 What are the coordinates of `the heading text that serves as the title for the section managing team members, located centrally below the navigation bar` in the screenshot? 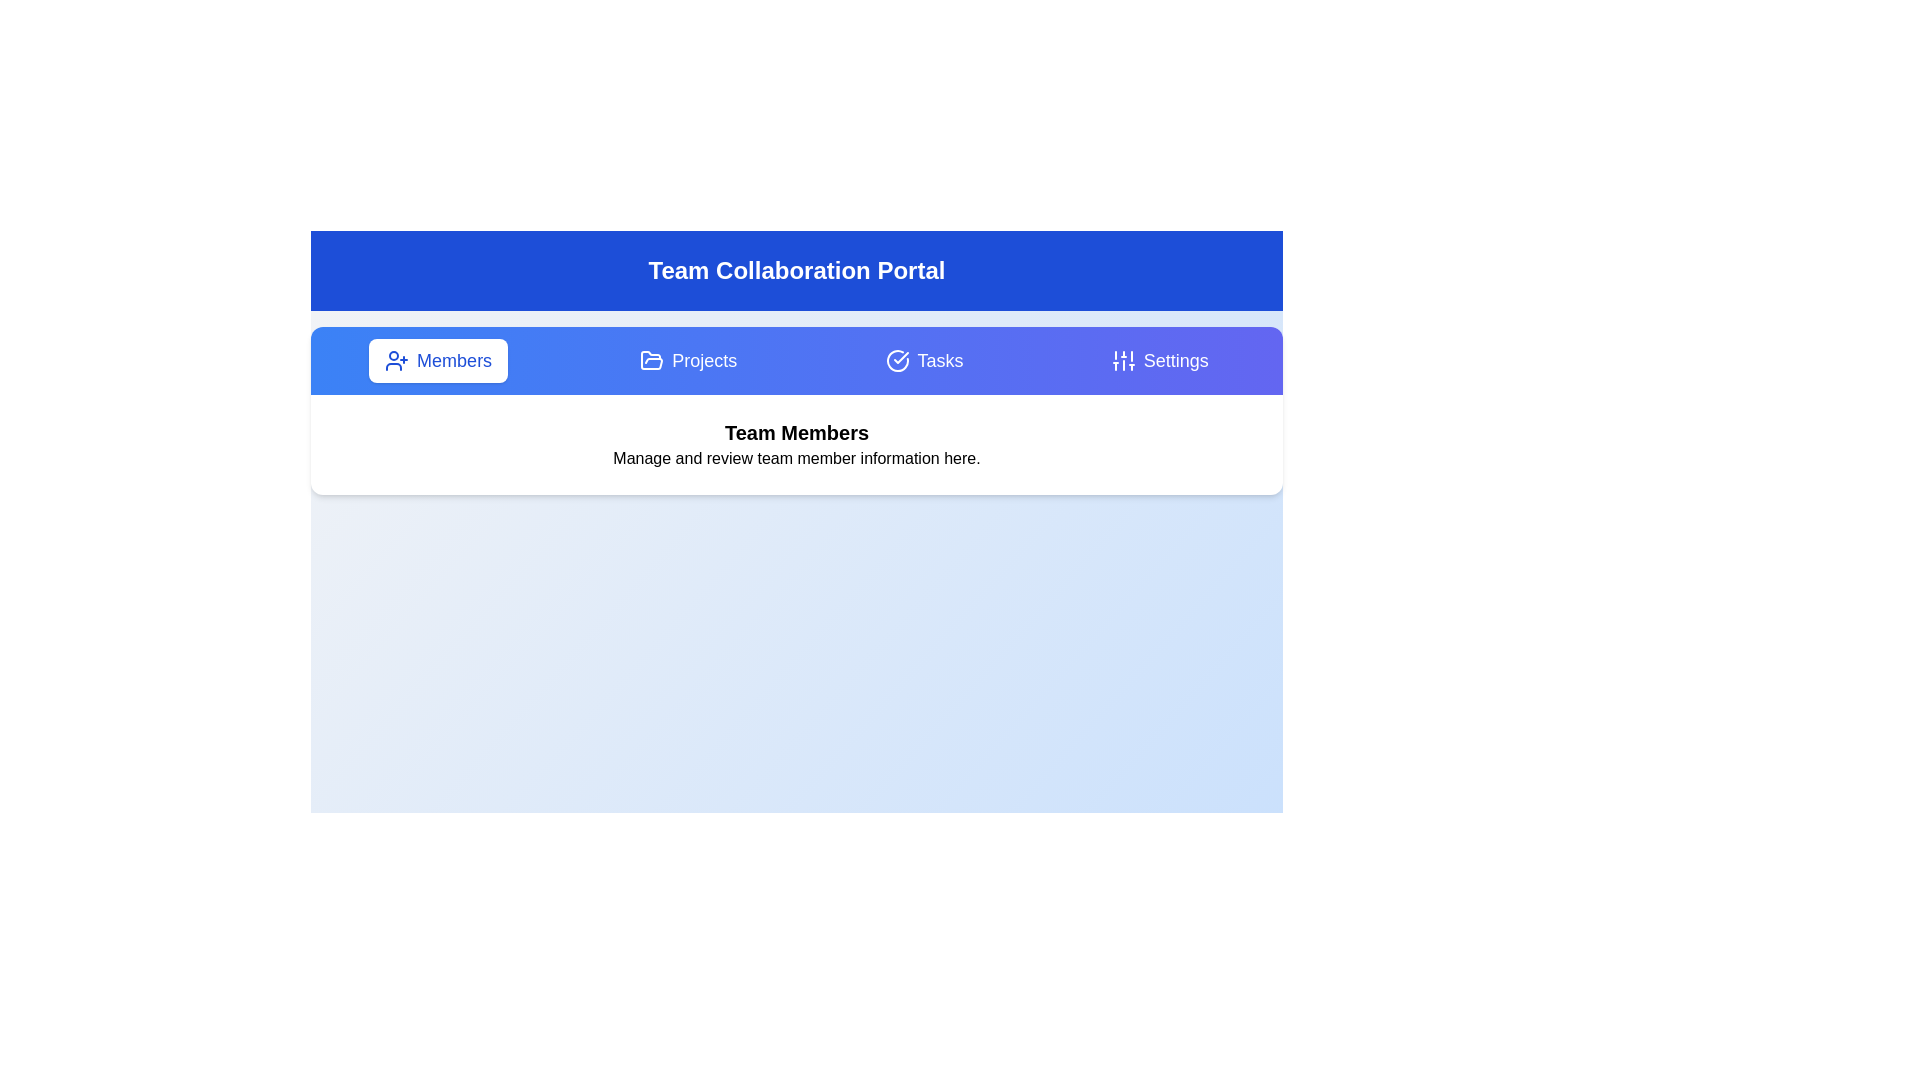 It's located at (795, 431).